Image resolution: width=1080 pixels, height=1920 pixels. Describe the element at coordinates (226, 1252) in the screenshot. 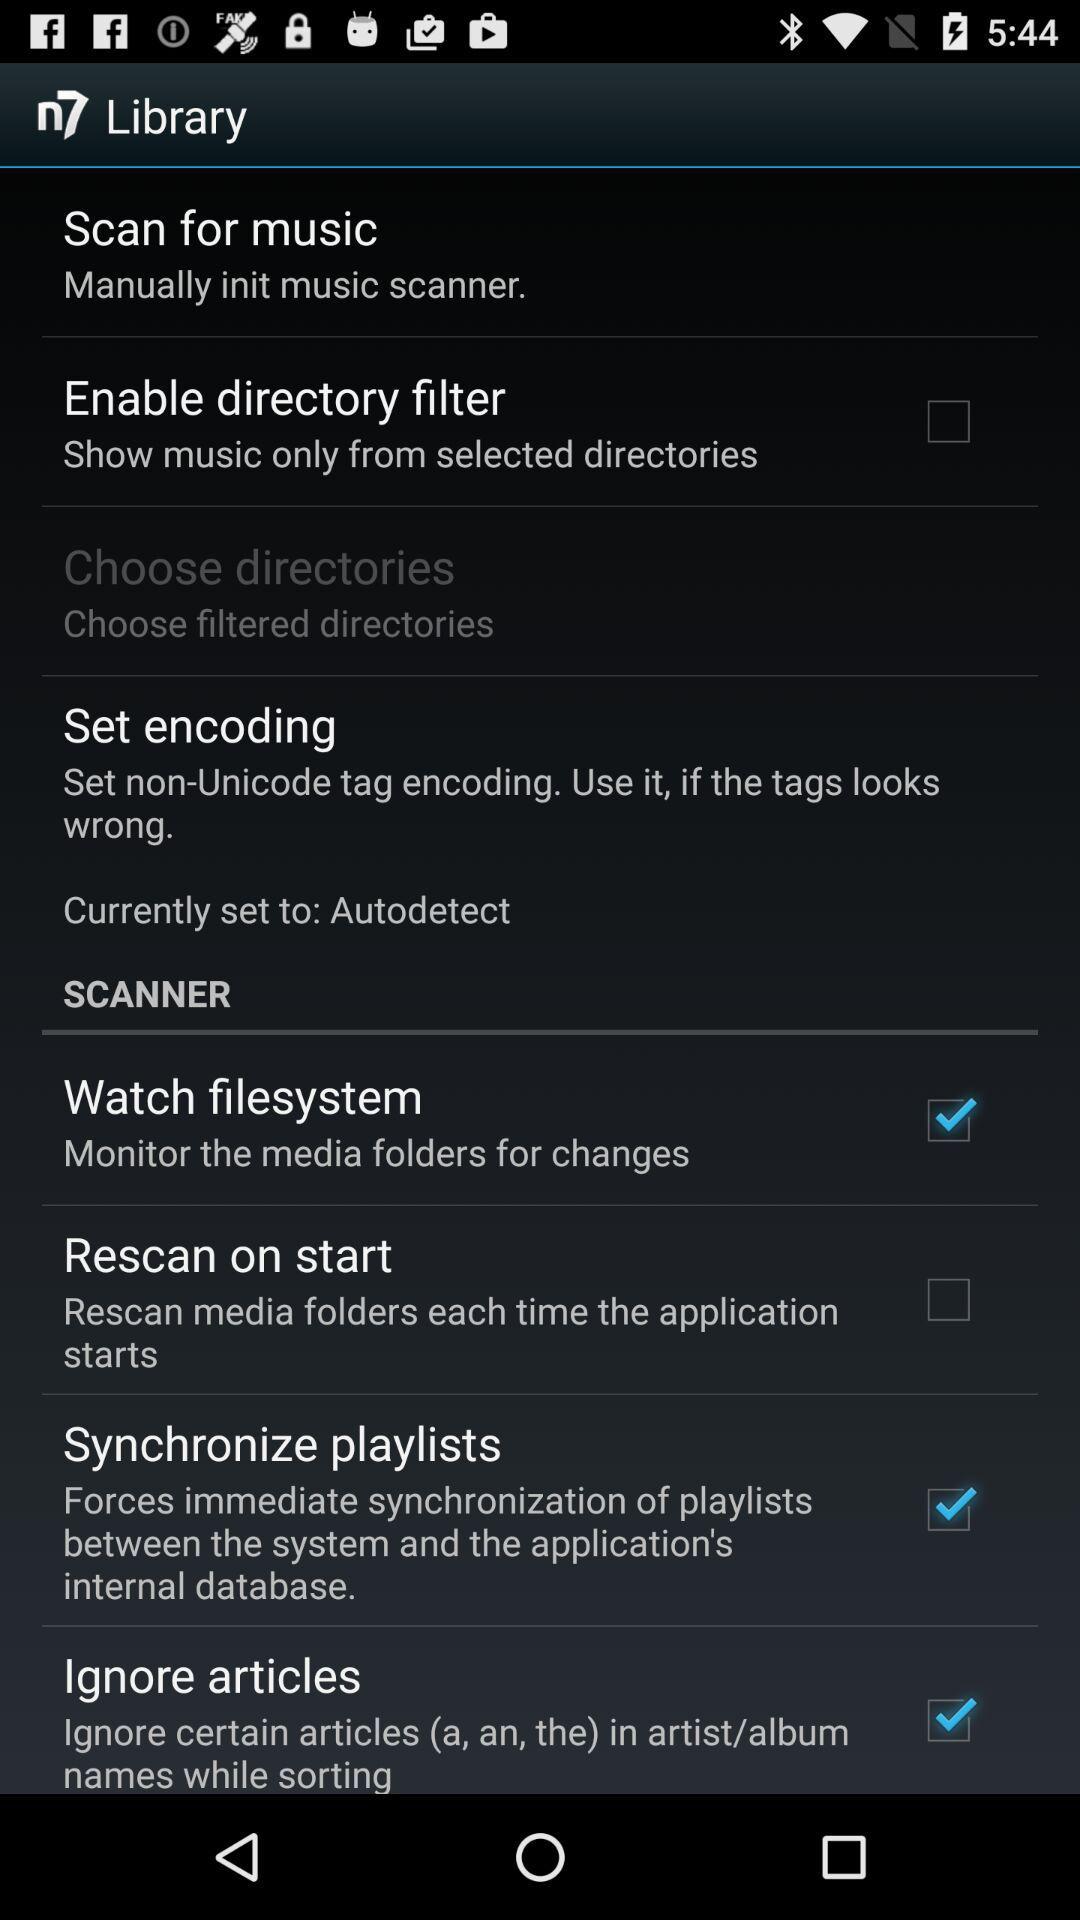

I see `the rescan on start app` at that location.